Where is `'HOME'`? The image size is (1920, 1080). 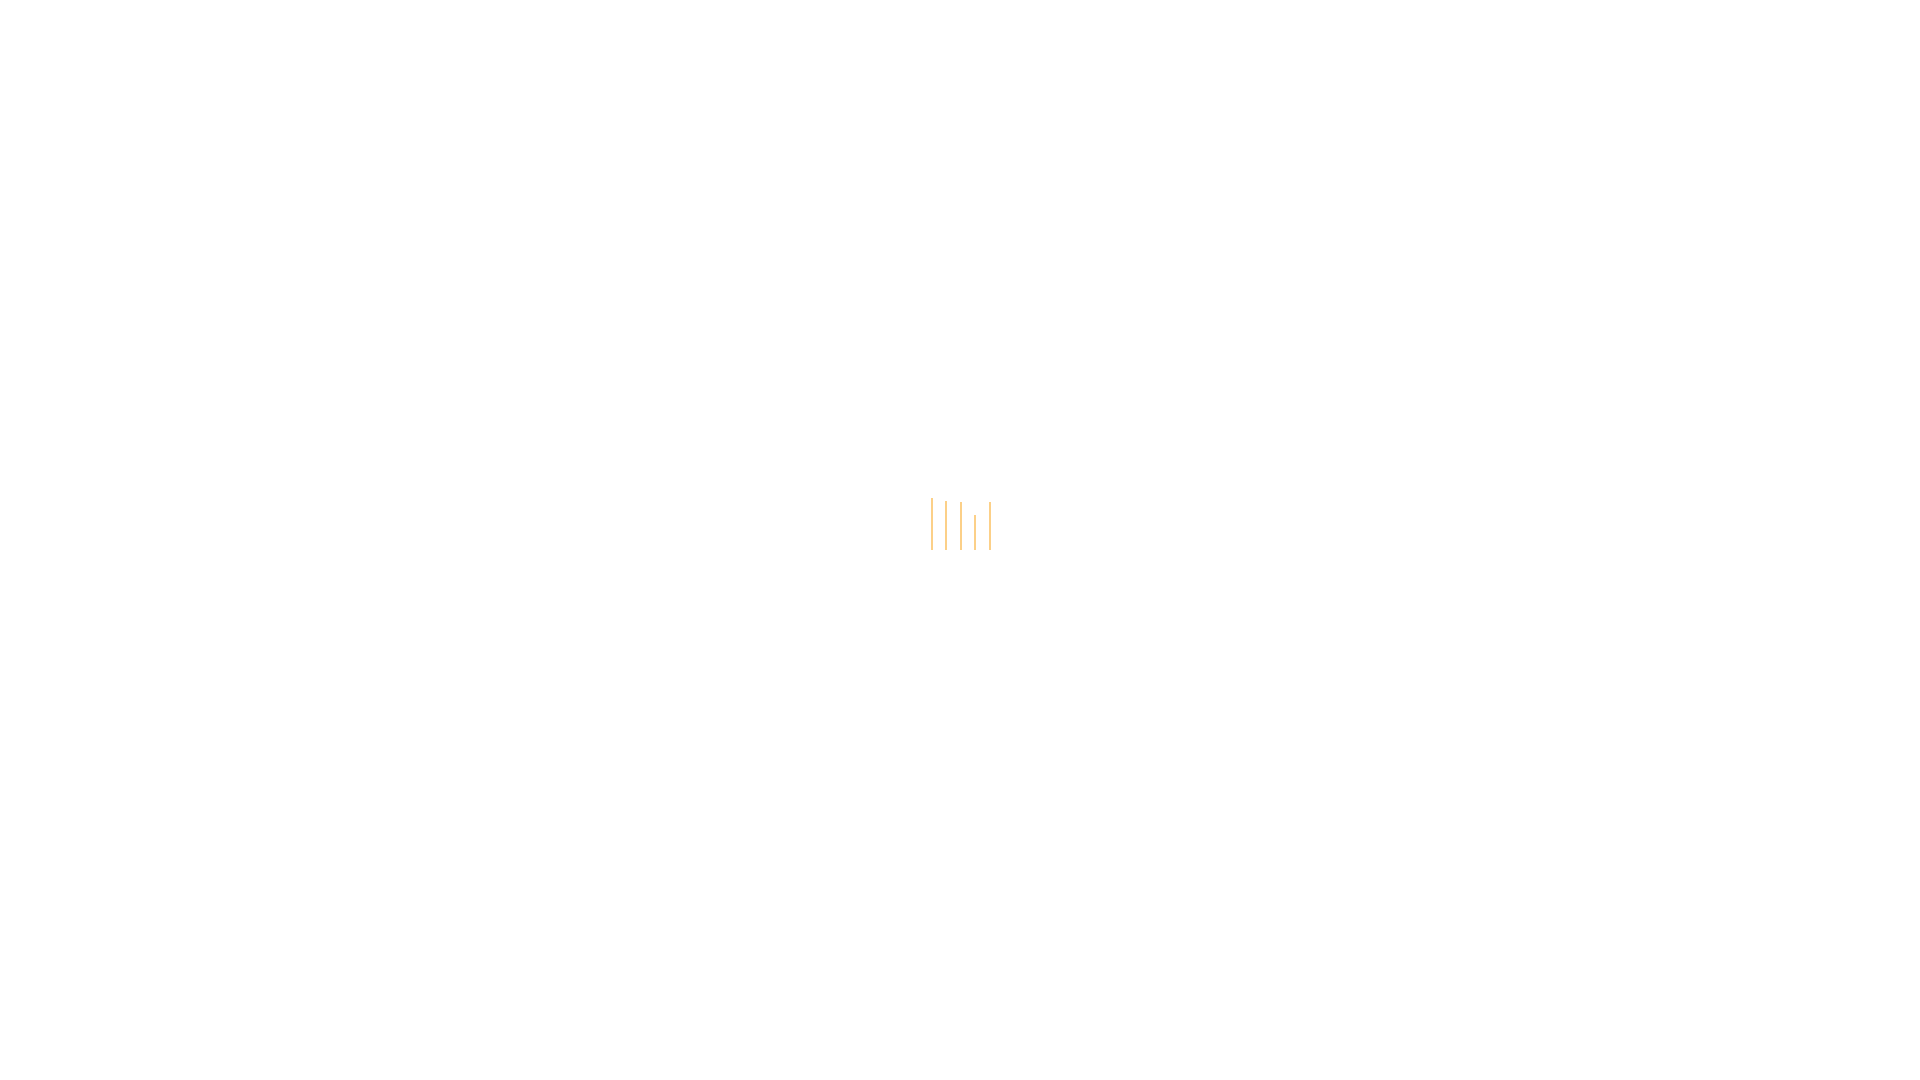
'HOME' is located at coordinates (426, 69).